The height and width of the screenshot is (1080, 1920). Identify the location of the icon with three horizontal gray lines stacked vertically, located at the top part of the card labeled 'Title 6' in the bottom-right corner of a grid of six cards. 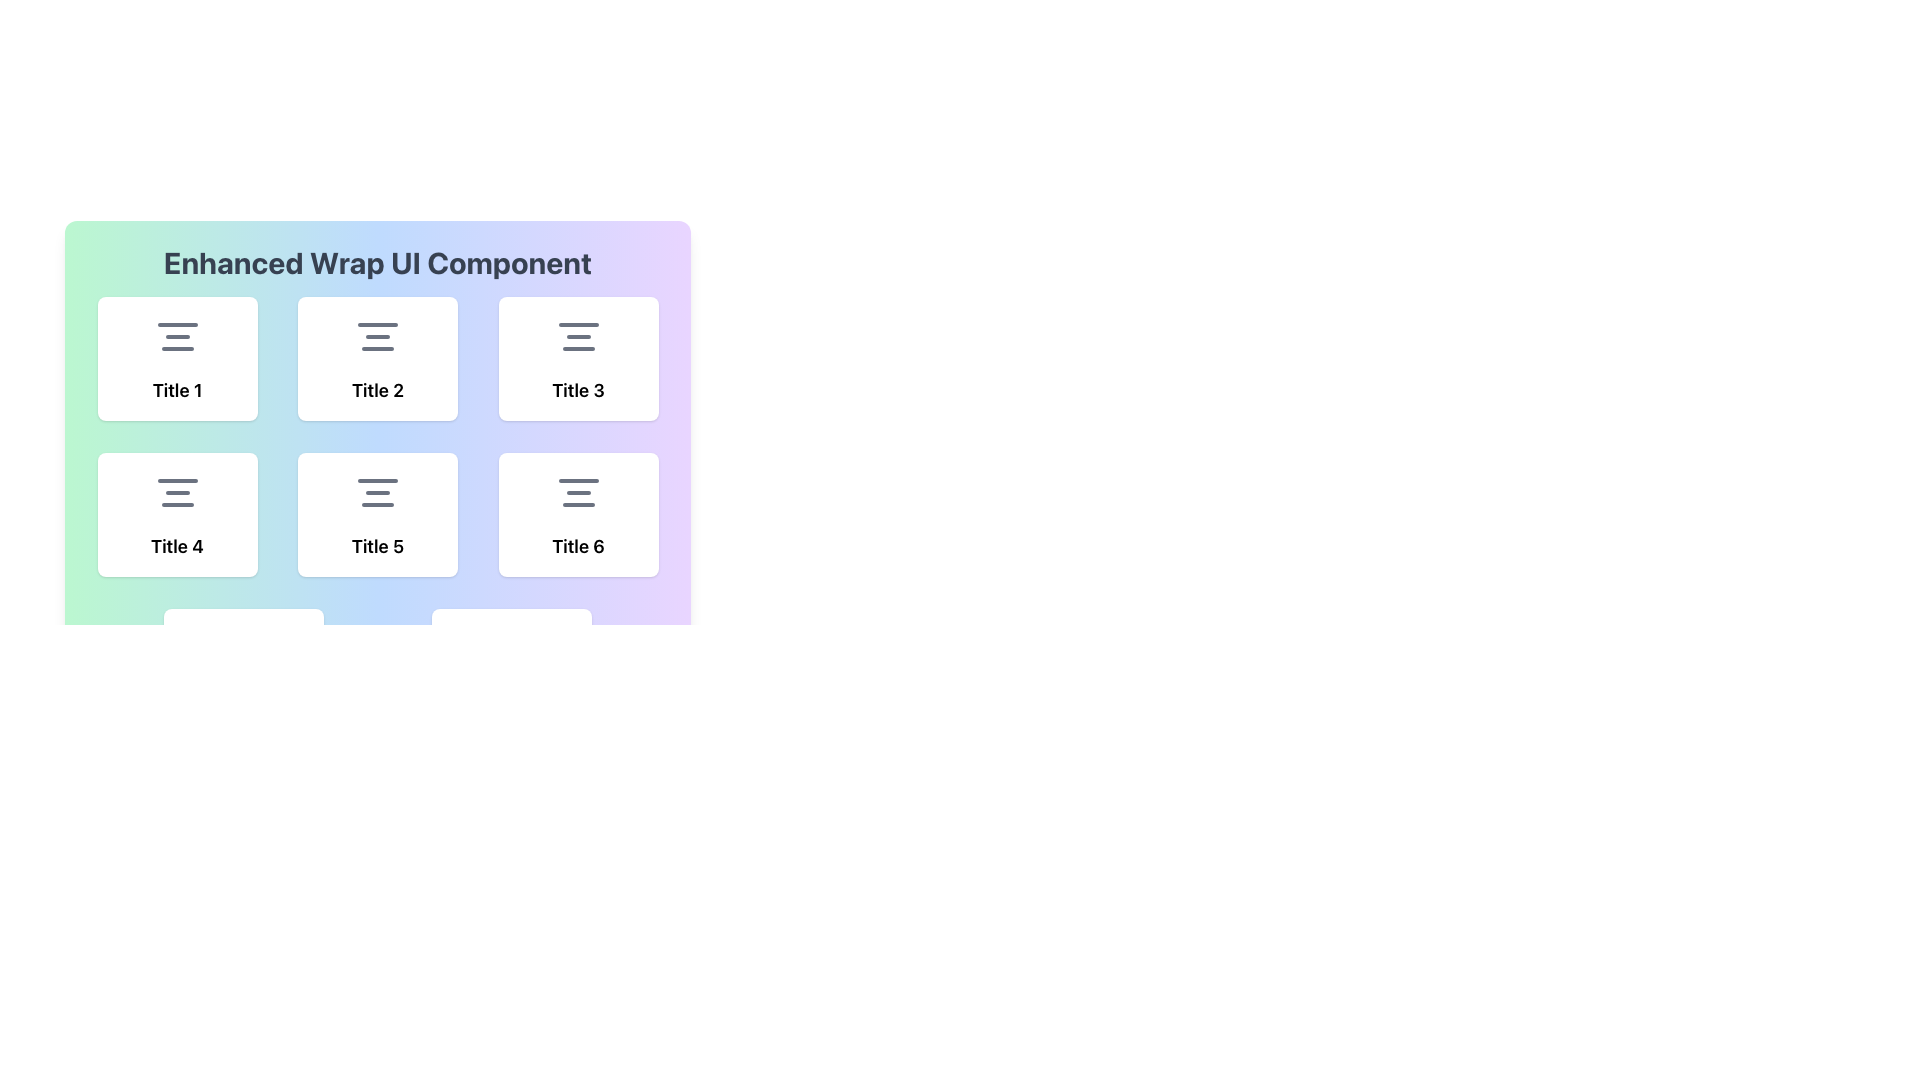
(577, 493).